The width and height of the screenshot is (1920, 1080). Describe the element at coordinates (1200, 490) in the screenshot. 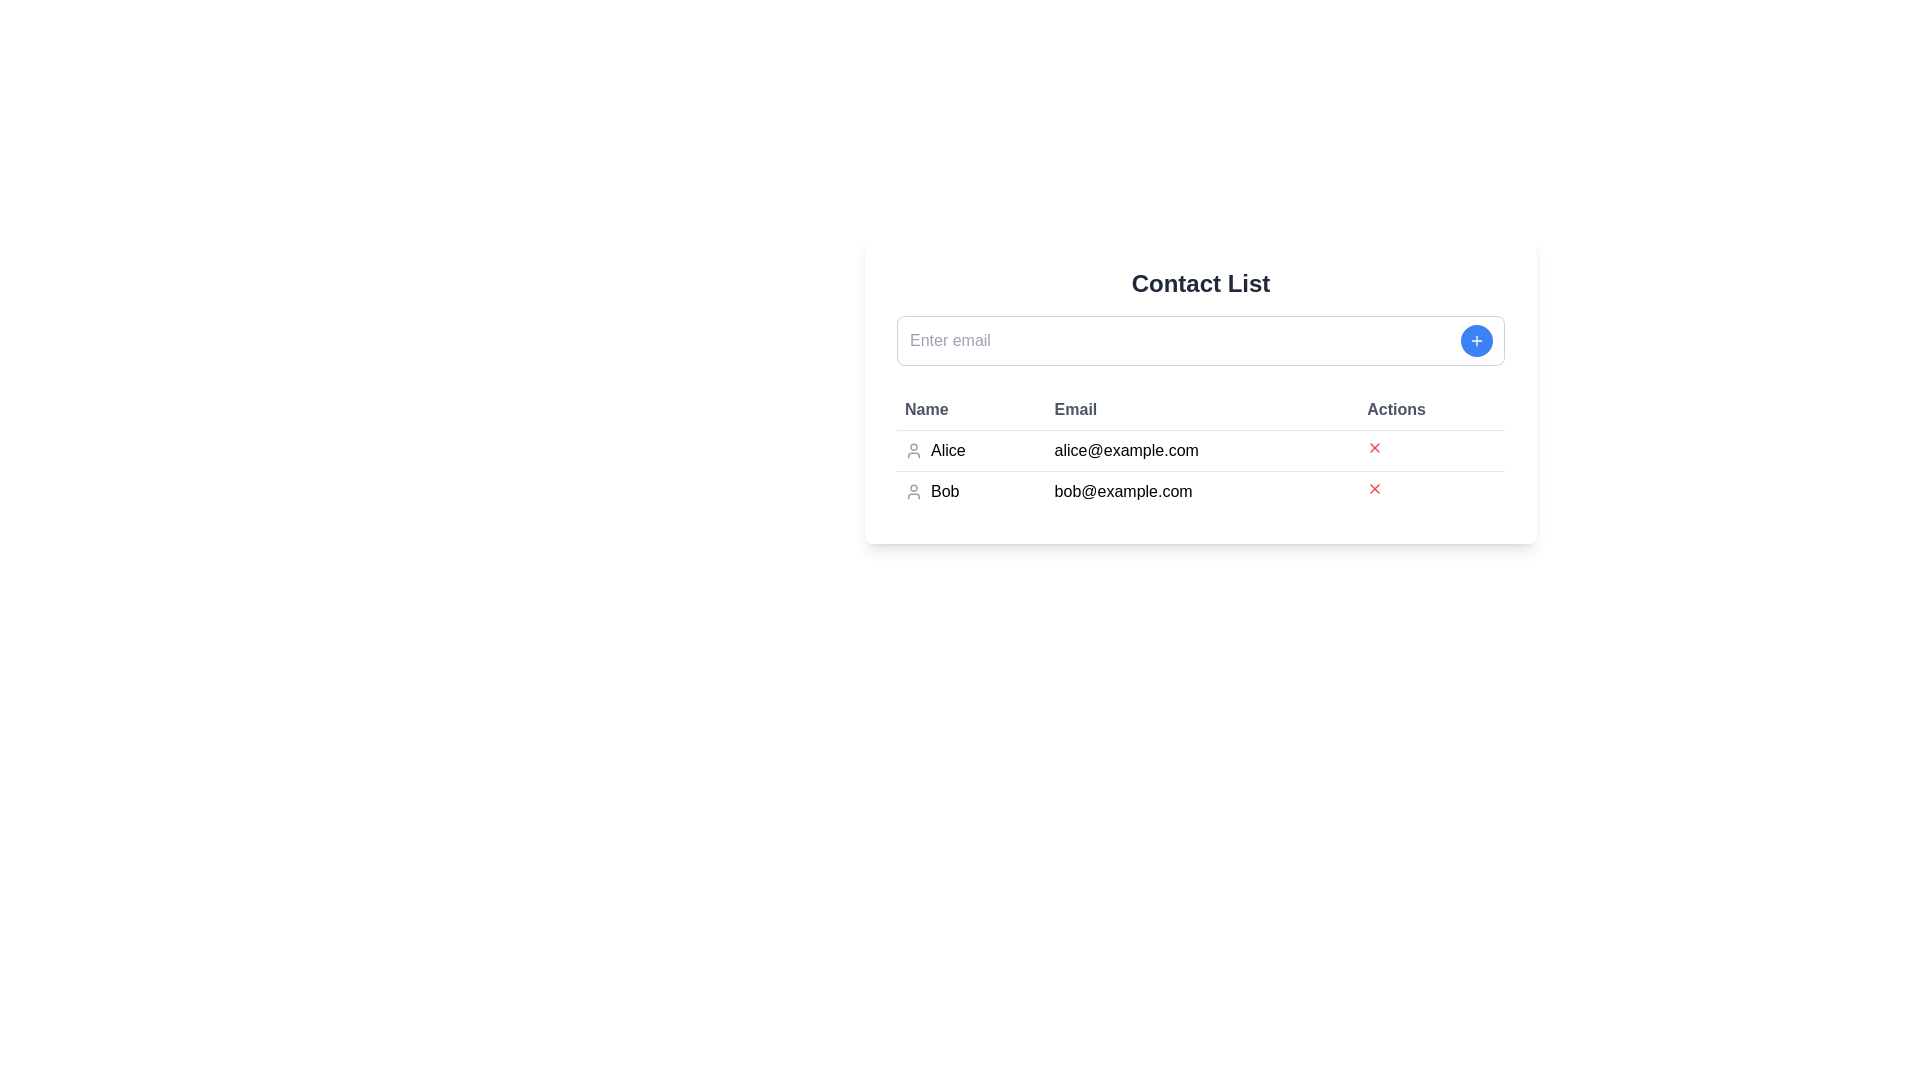

I see `the contact row displaying the contact's information for highlighting, located in the 'Contact List' table, specifically the second row after 'Alice'` at that location.